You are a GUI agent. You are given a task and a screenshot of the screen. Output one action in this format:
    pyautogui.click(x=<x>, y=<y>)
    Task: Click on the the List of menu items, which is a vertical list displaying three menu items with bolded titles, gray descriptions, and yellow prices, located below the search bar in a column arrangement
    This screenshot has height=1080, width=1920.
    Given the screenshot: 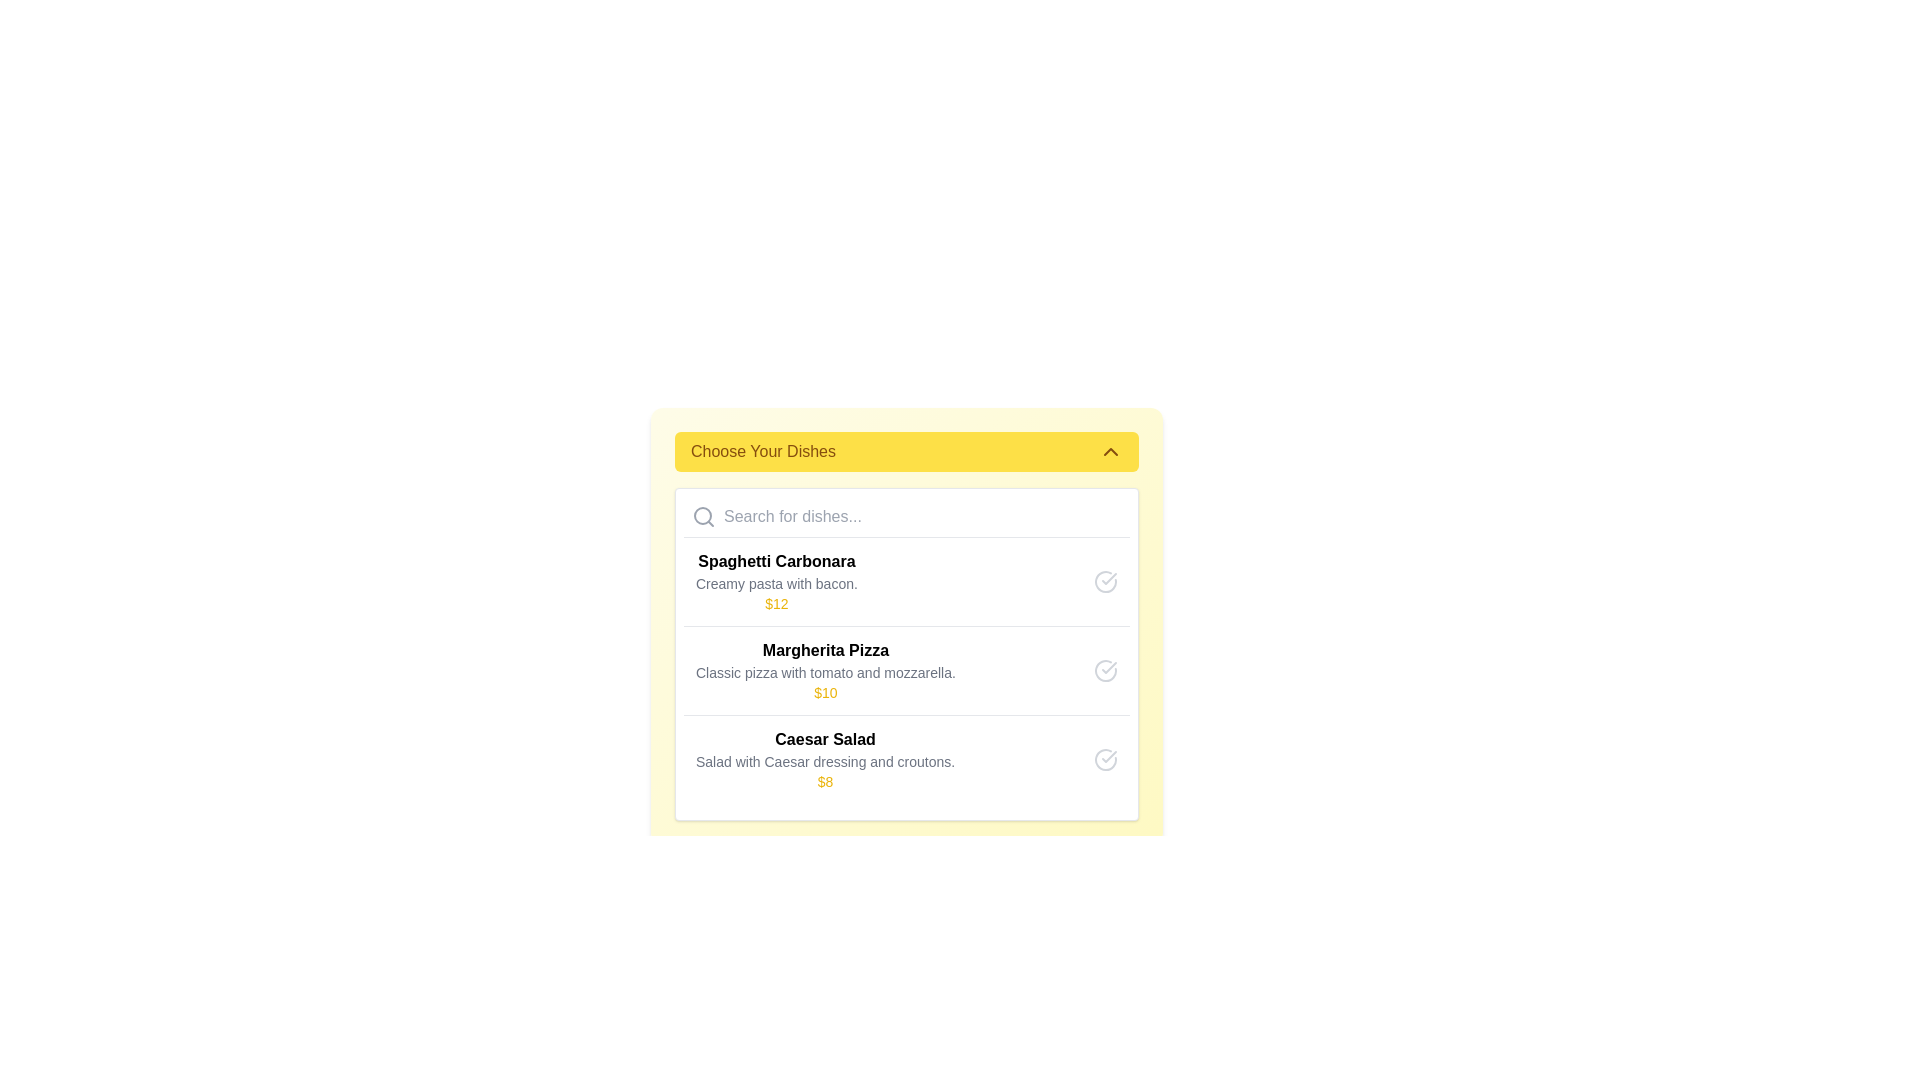 What is the action you would take?
    pyautogui.click(x=906, y=671)
    